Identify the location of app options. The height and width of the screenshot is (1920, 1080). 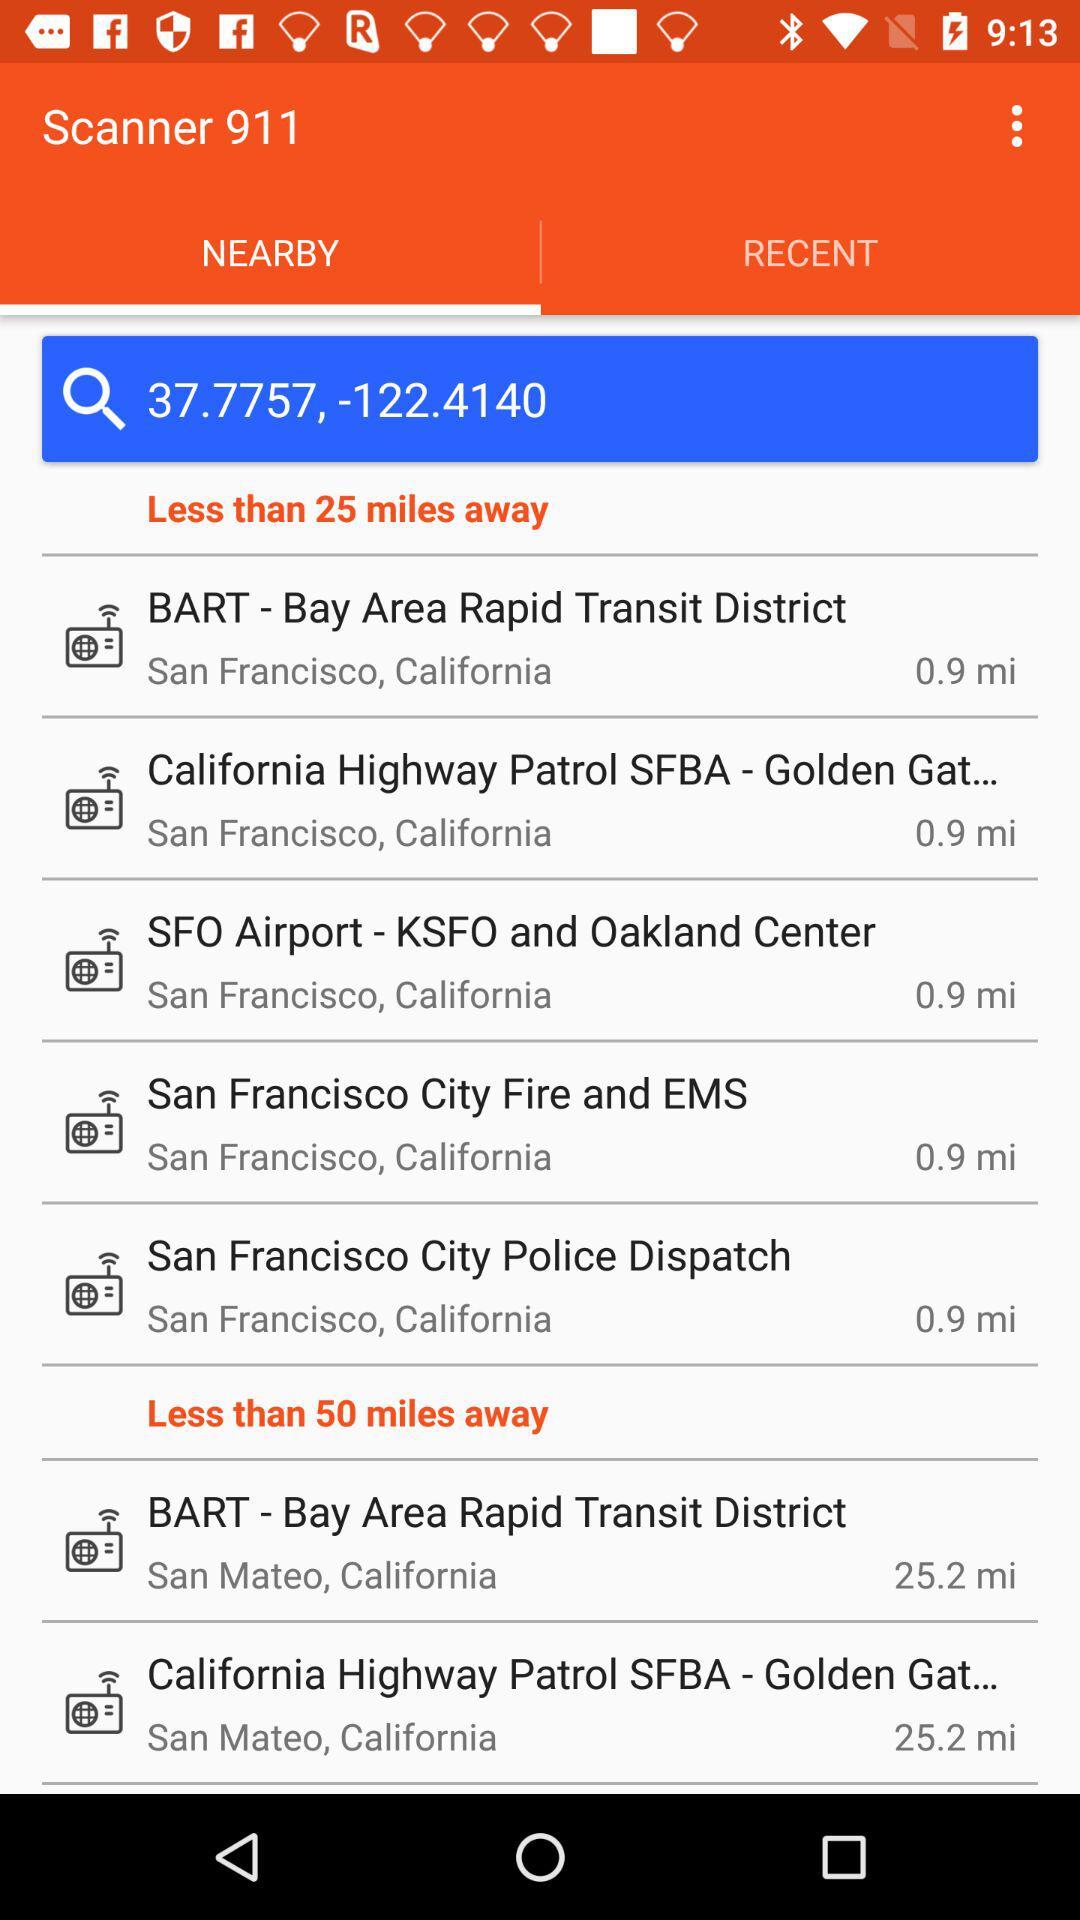
(1017, 124).